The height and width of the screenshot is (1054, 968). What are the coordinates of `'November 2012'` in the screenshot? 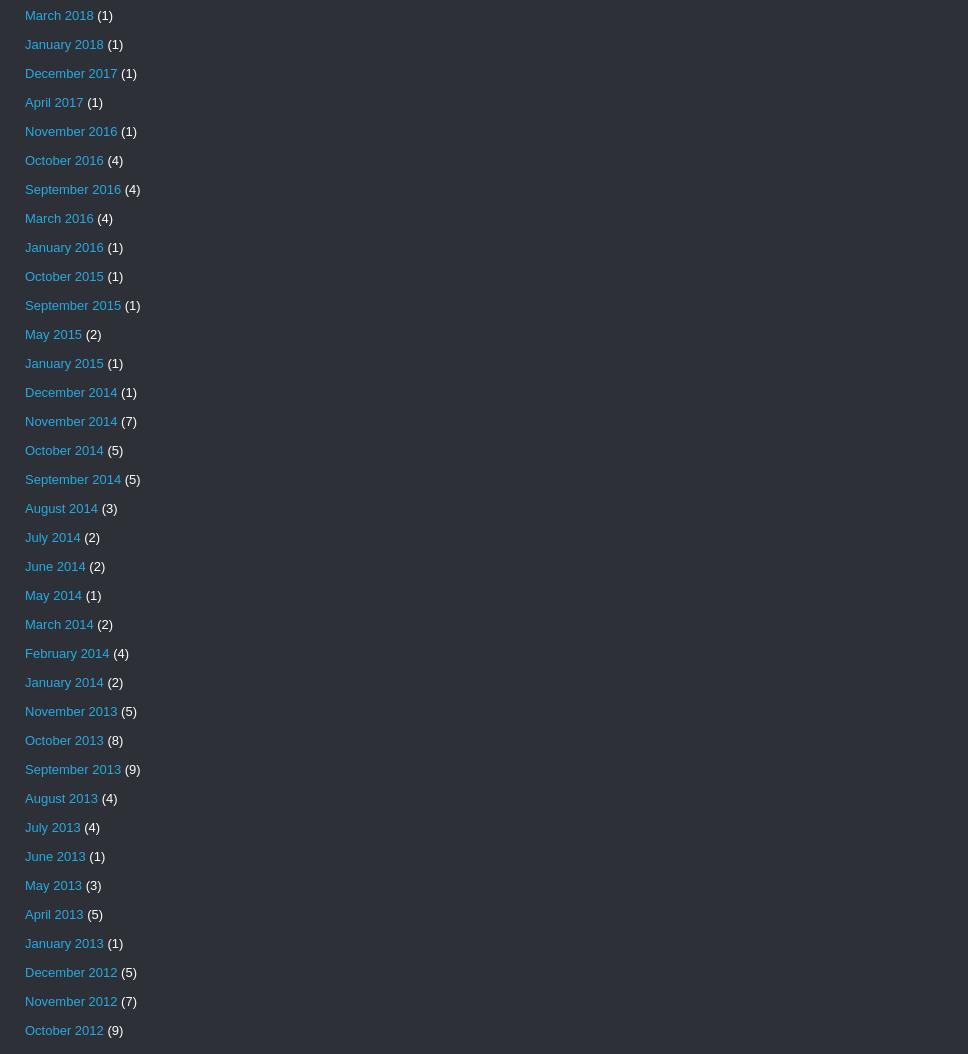 It's located at (69, 1001).